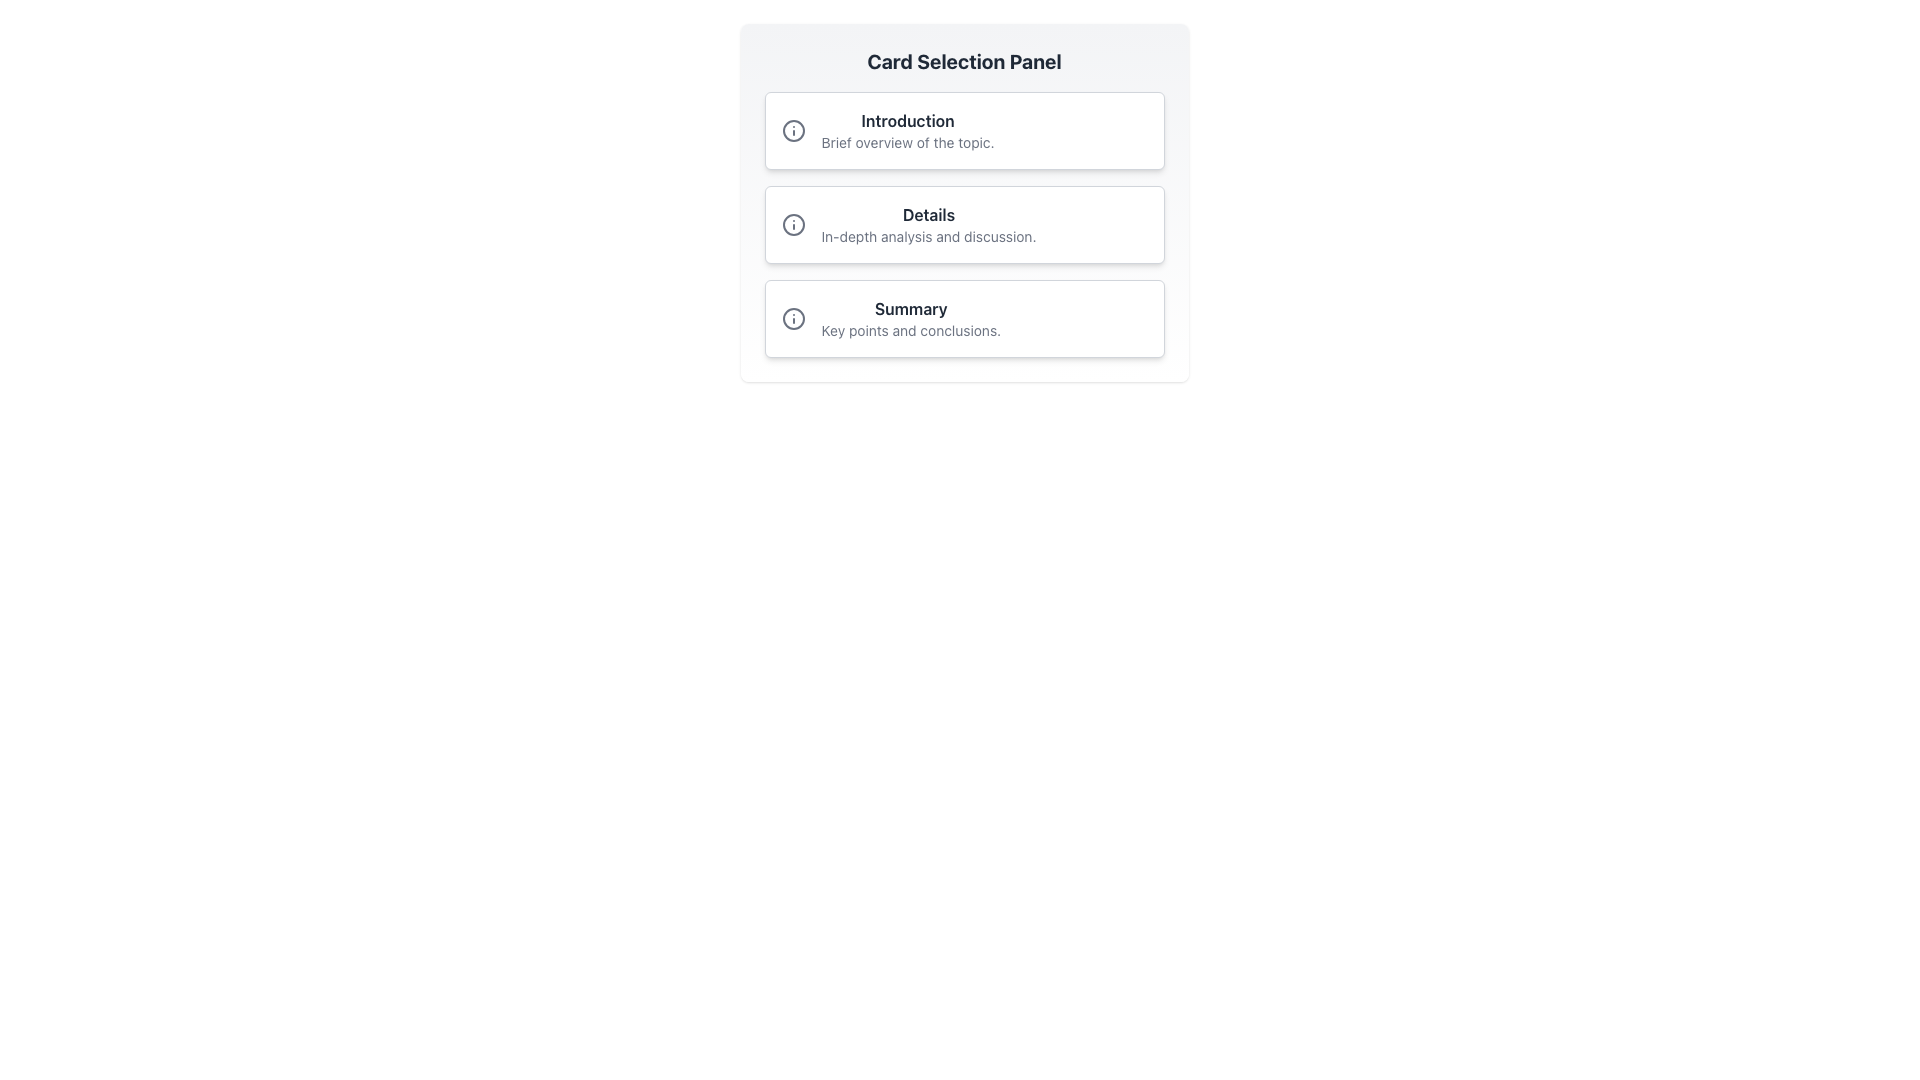 The image size is (1920, 1080). I want to click on the 'Details' text label element, which is bold and dark gray, positioned centrally within a card layout, indicating the section for in-depth analysis, so click(927, 215).